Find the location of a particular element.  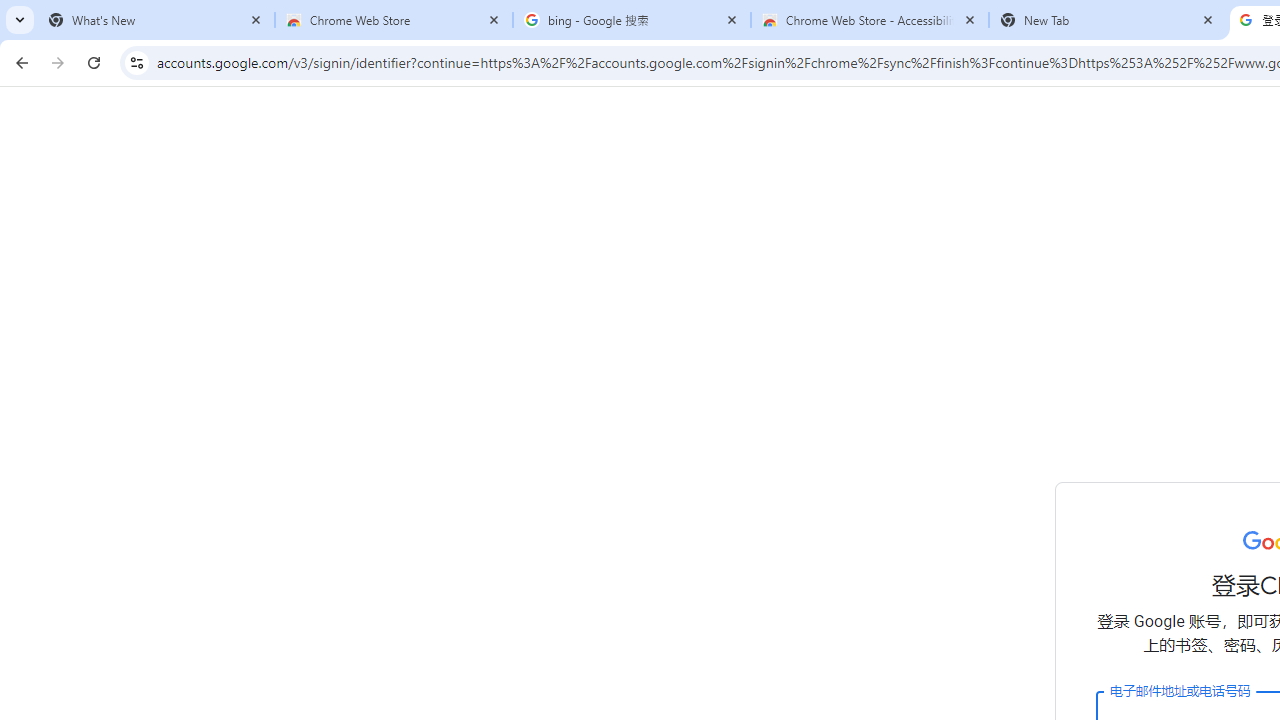

'What' is located at coordinates (155, 20).